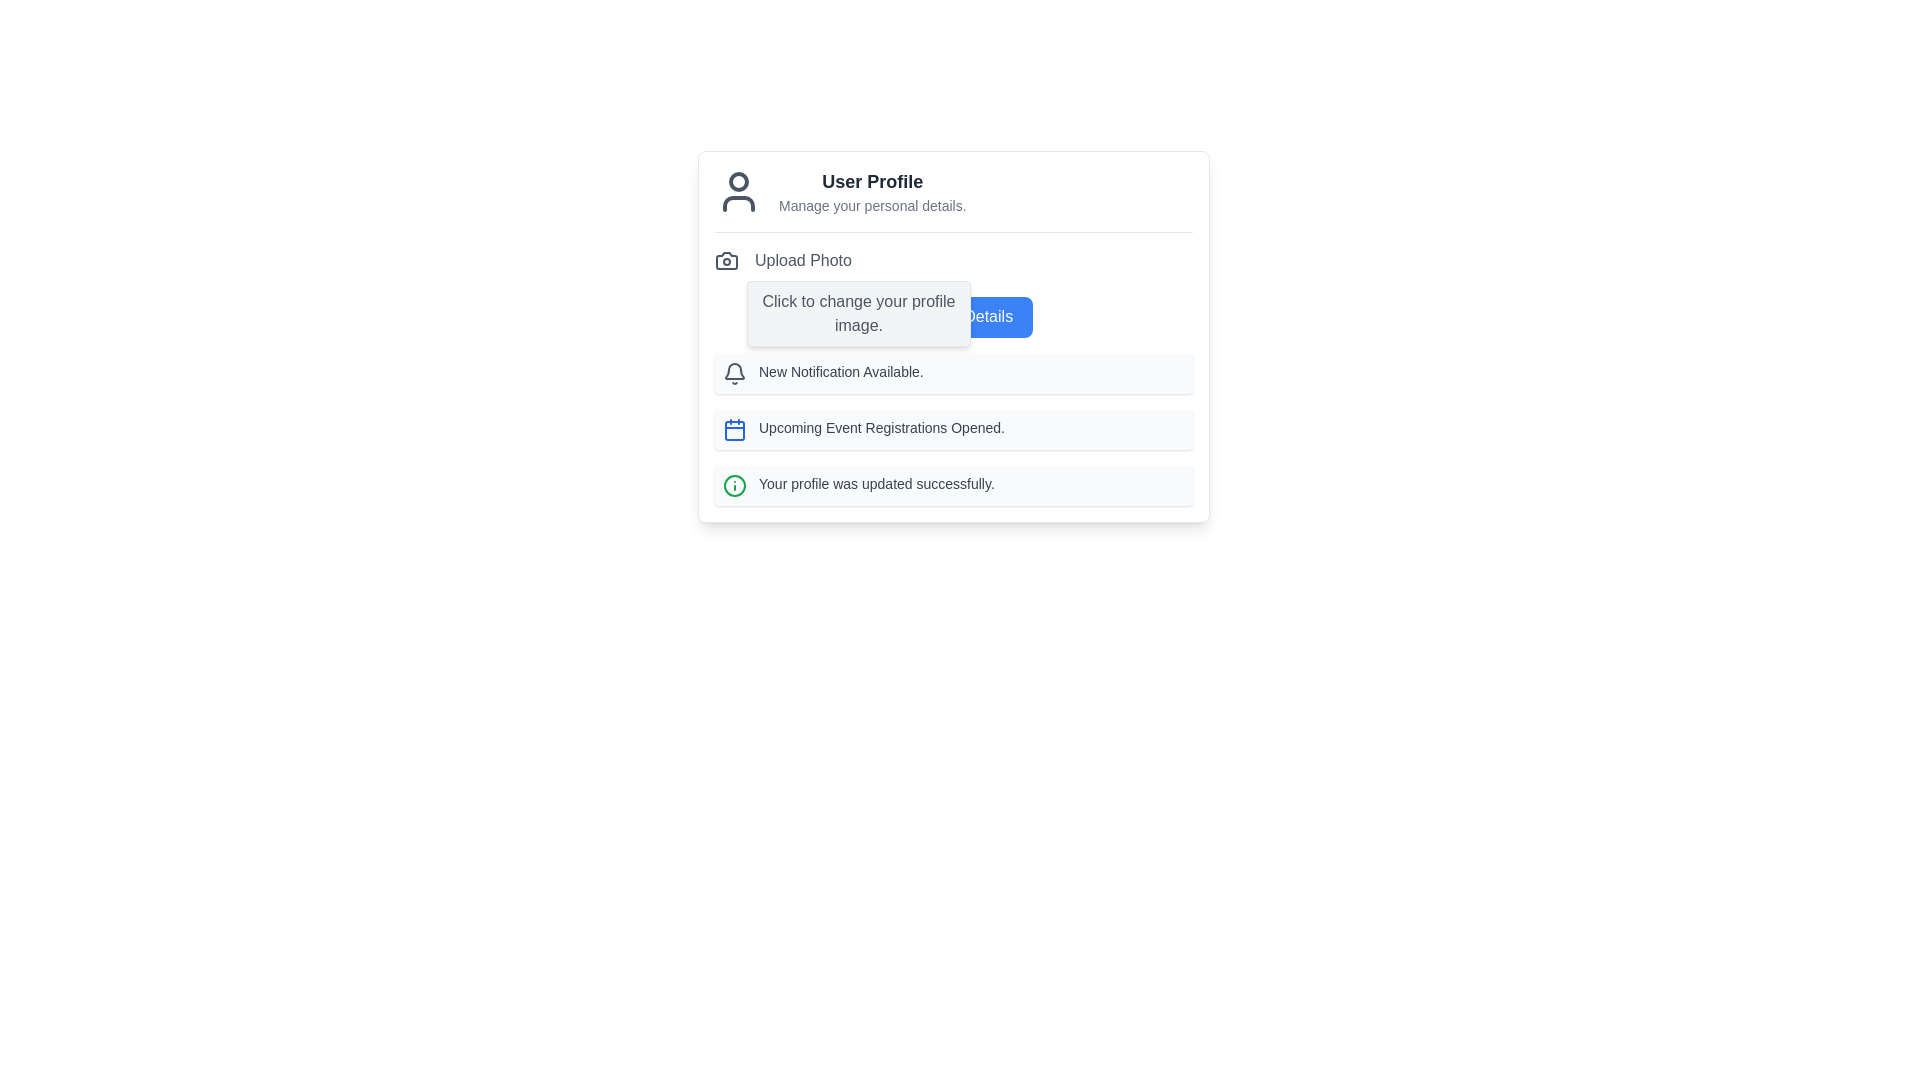  I want to click on the informational static text element located within the user profile section, positioned to the right of the blue calendar icon, so click(881, 428).